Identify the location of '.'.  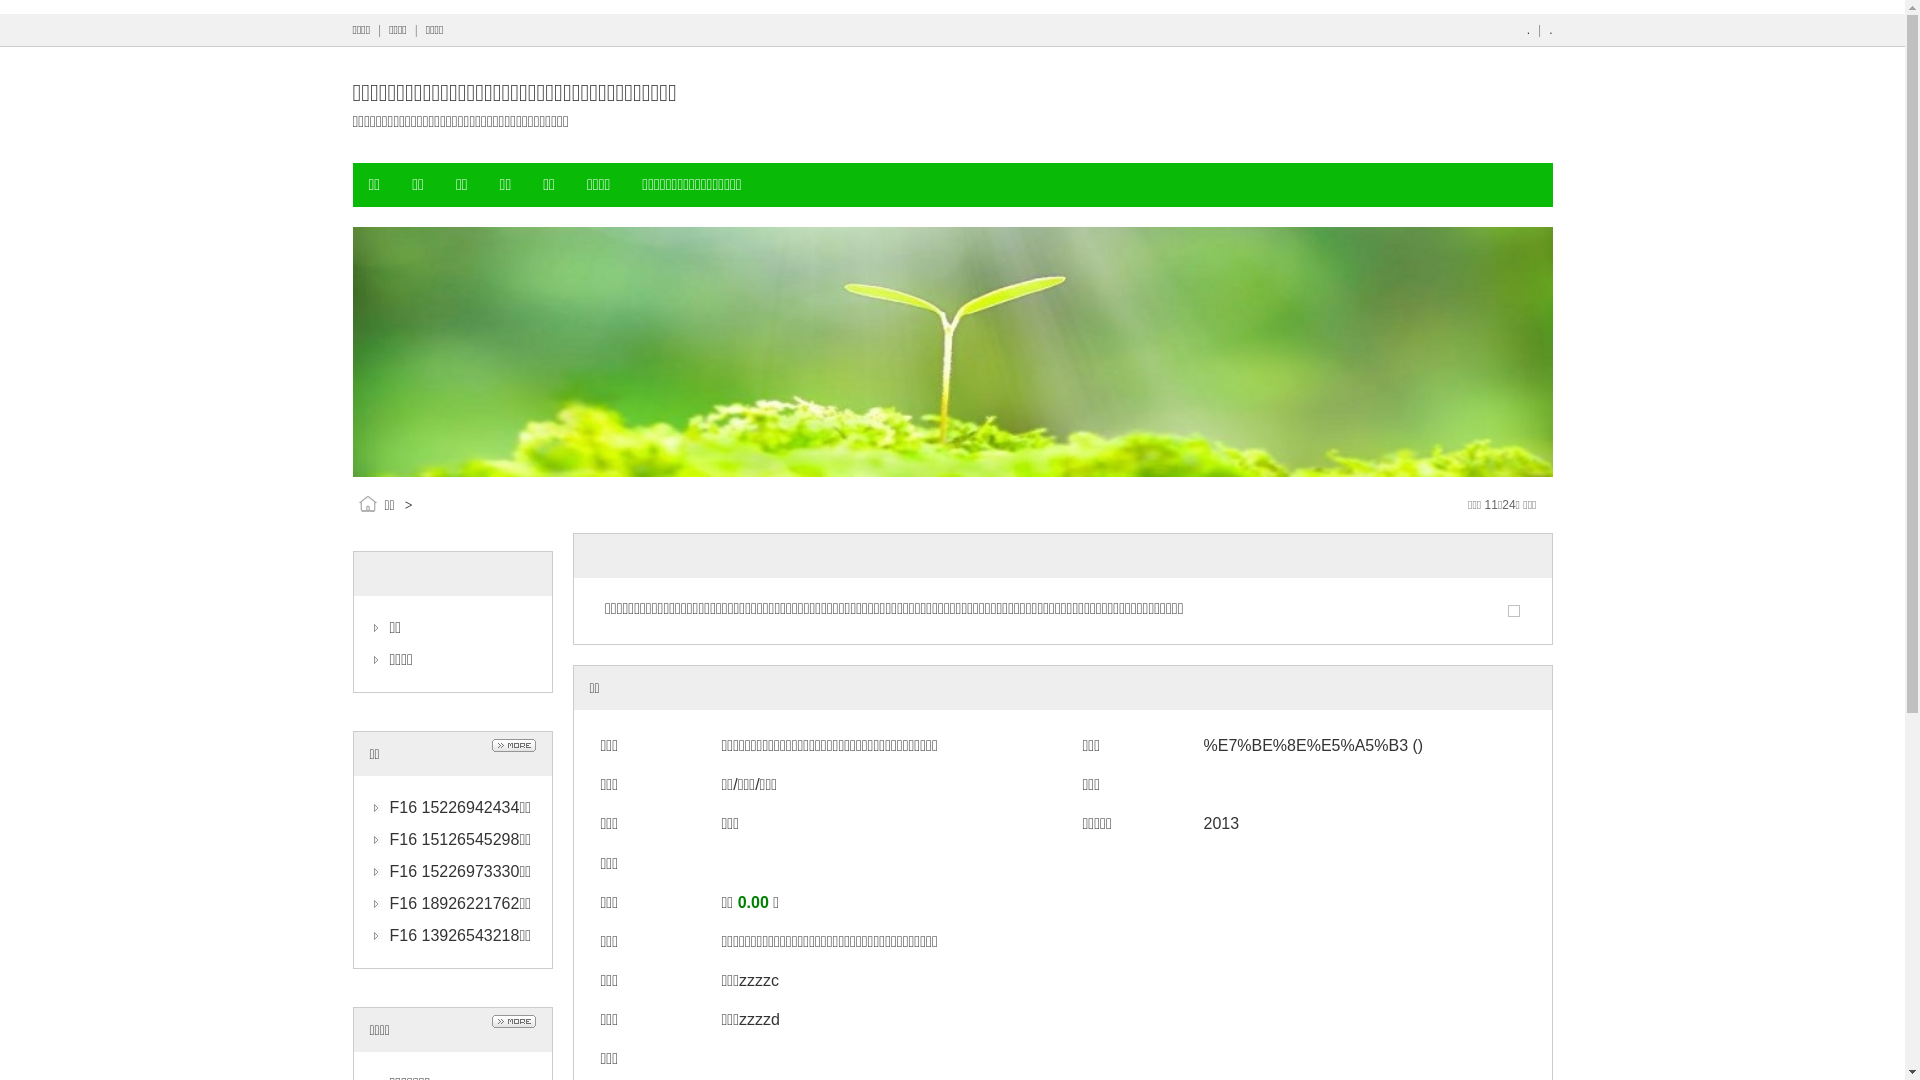
(1527, 30).